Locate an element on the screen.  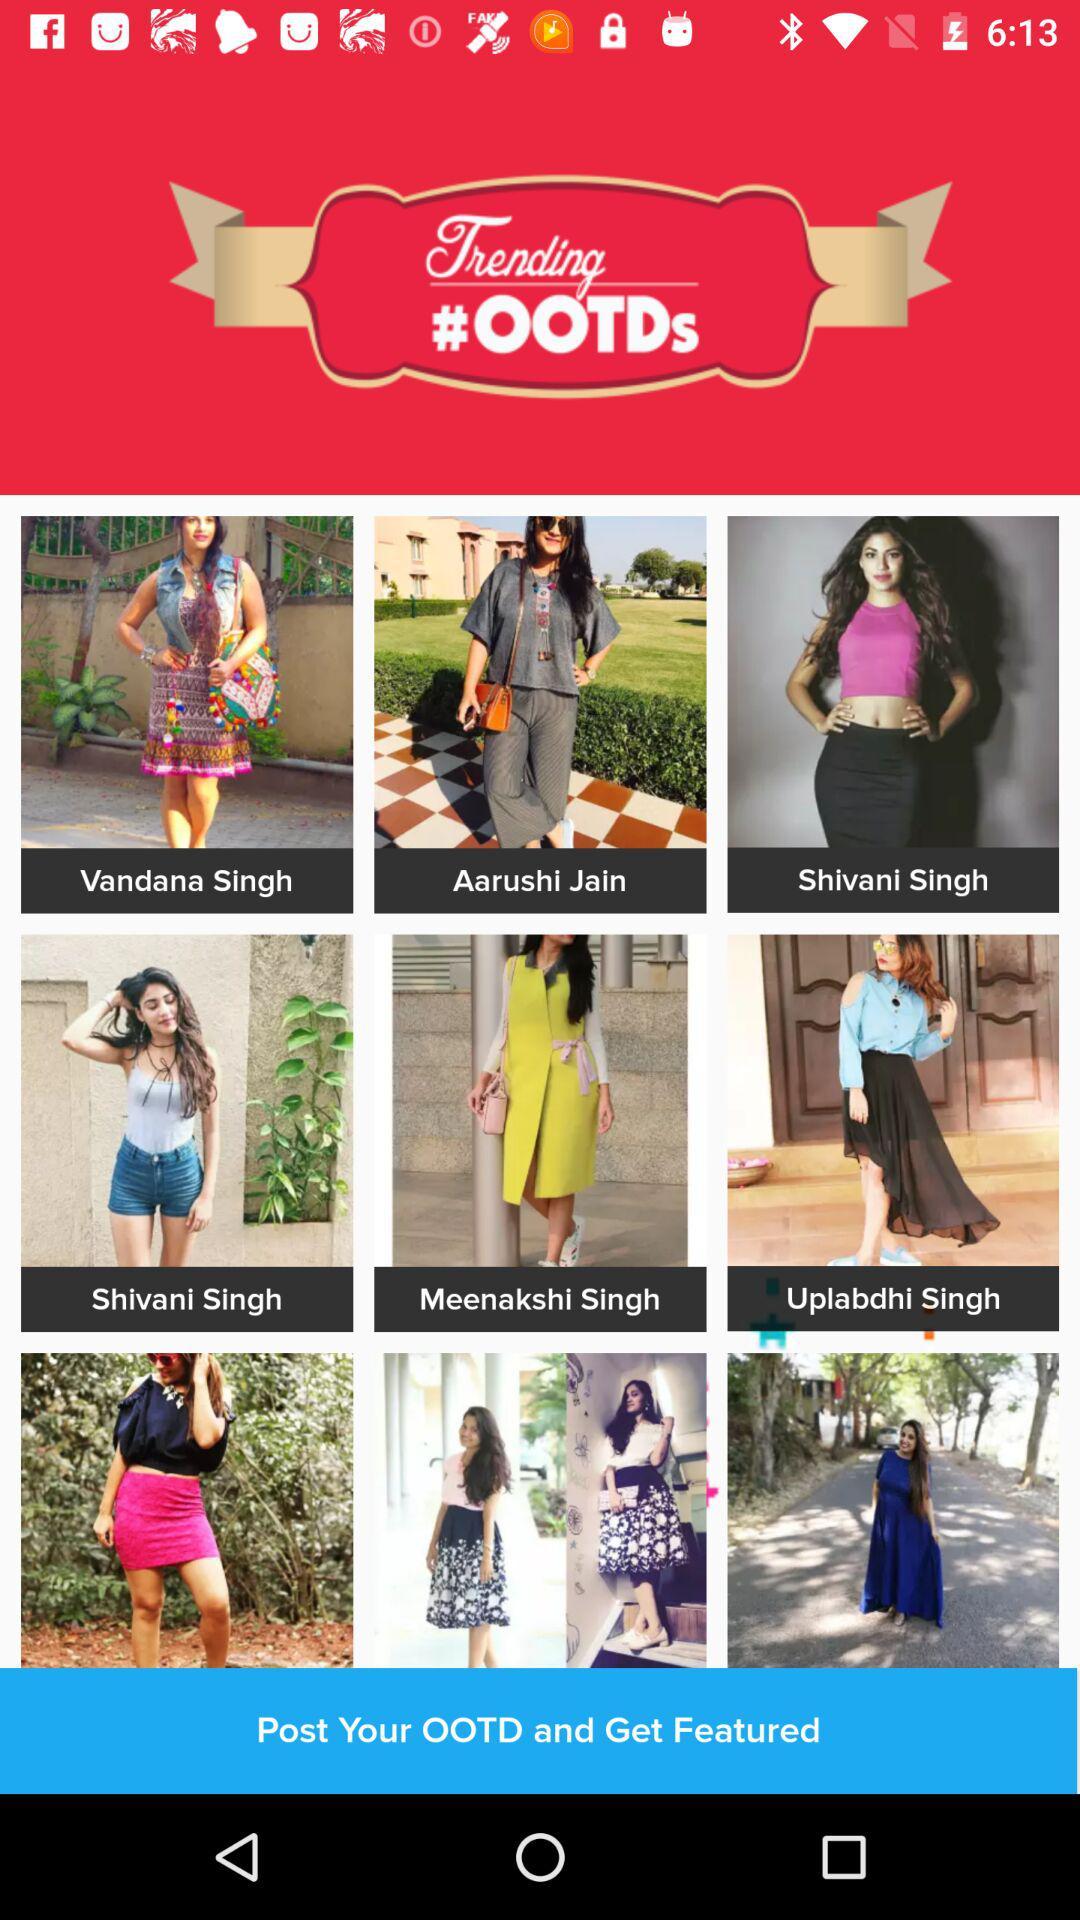
advertisement image is located at coordinates (892, 1099).